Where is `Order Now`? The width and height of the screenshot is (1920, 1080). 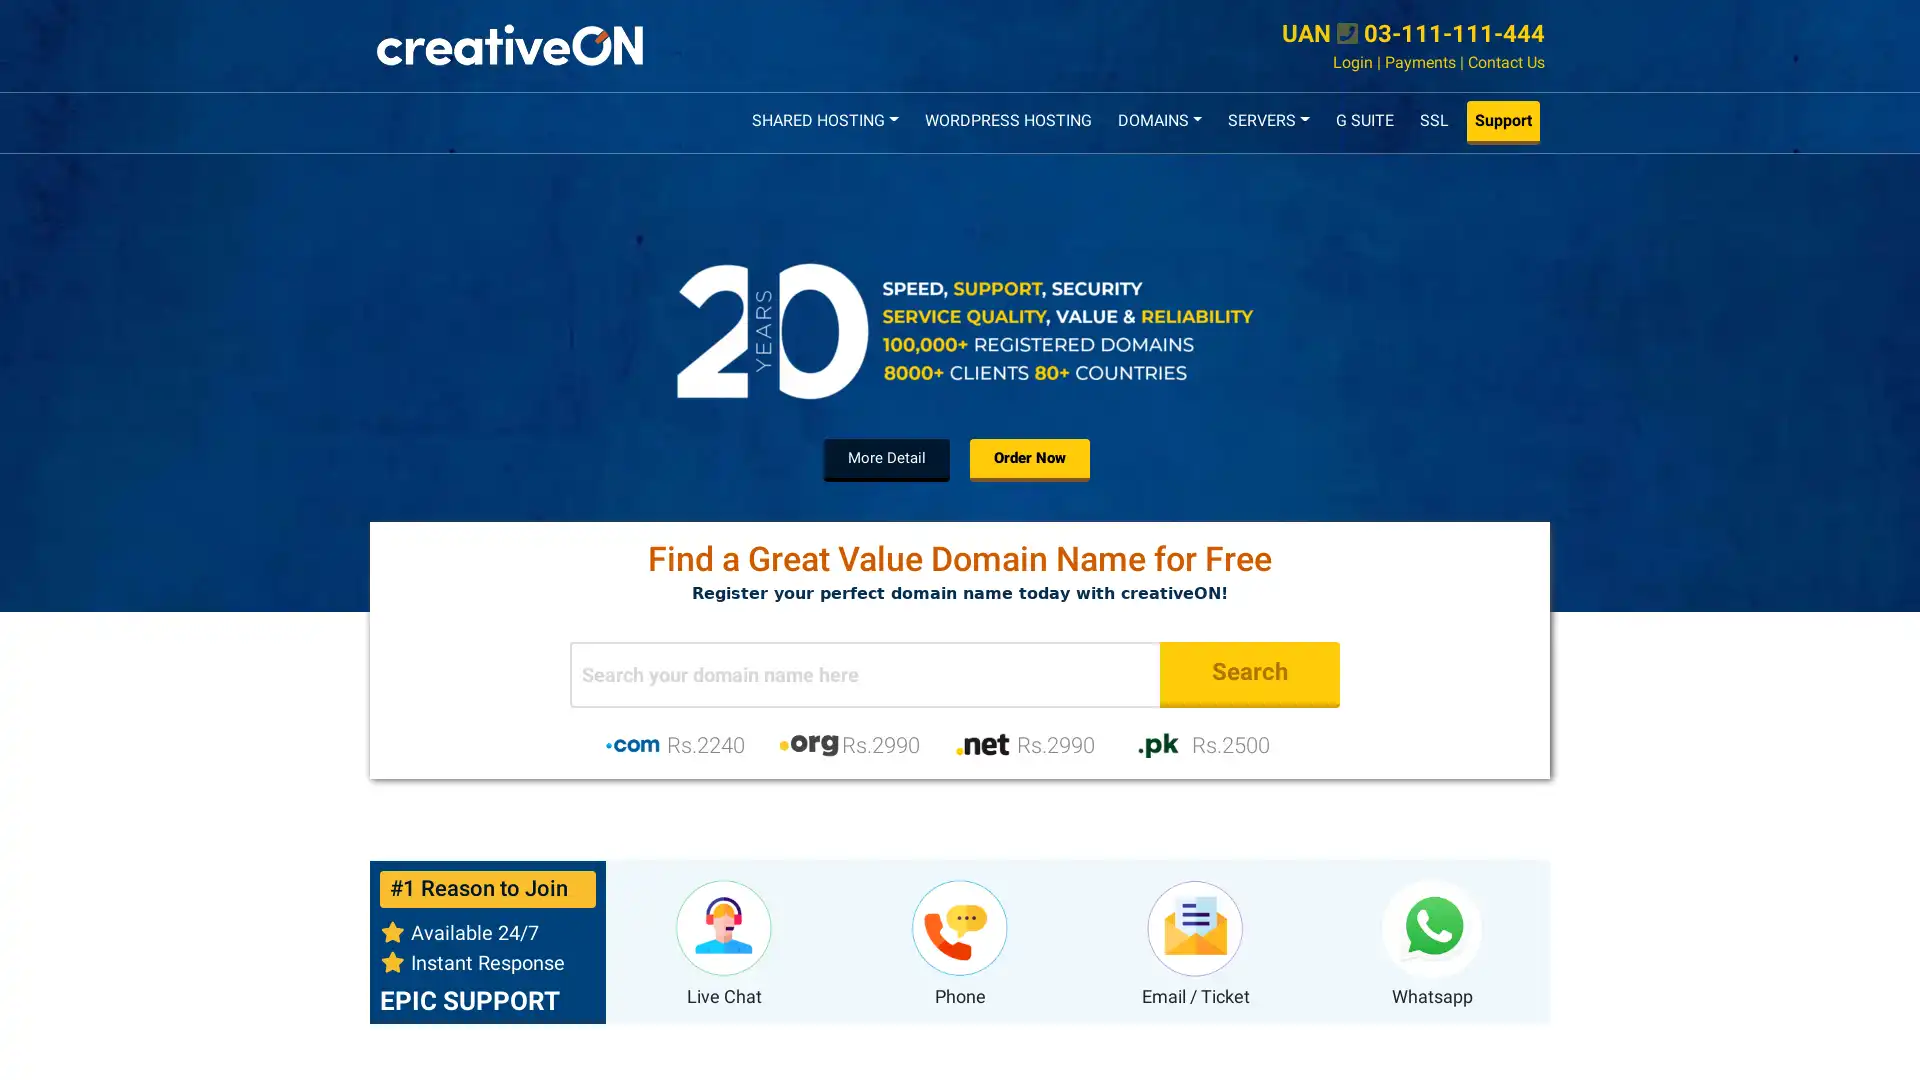 Order Now is located at coordinates (1030, 459).